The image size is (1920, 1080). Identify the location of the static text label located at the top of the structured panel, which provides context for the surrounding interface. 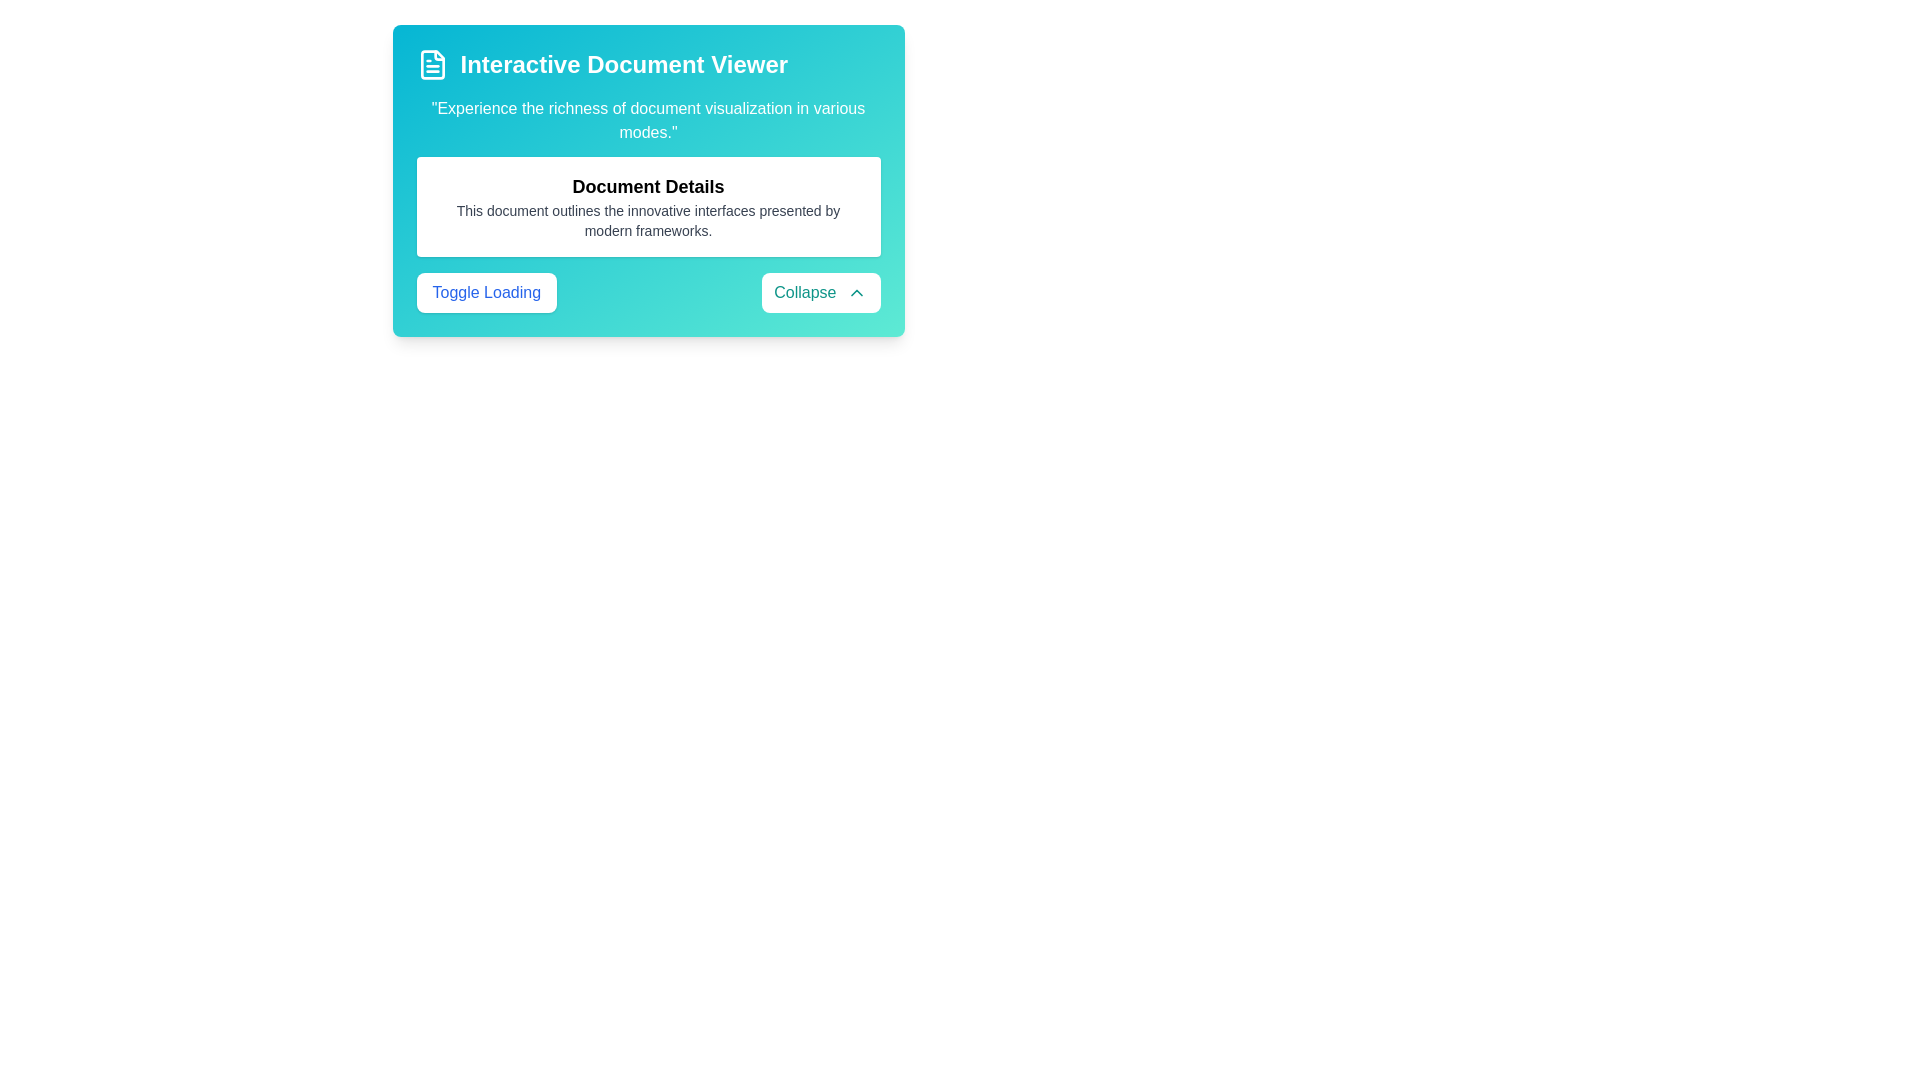
(648, 120).